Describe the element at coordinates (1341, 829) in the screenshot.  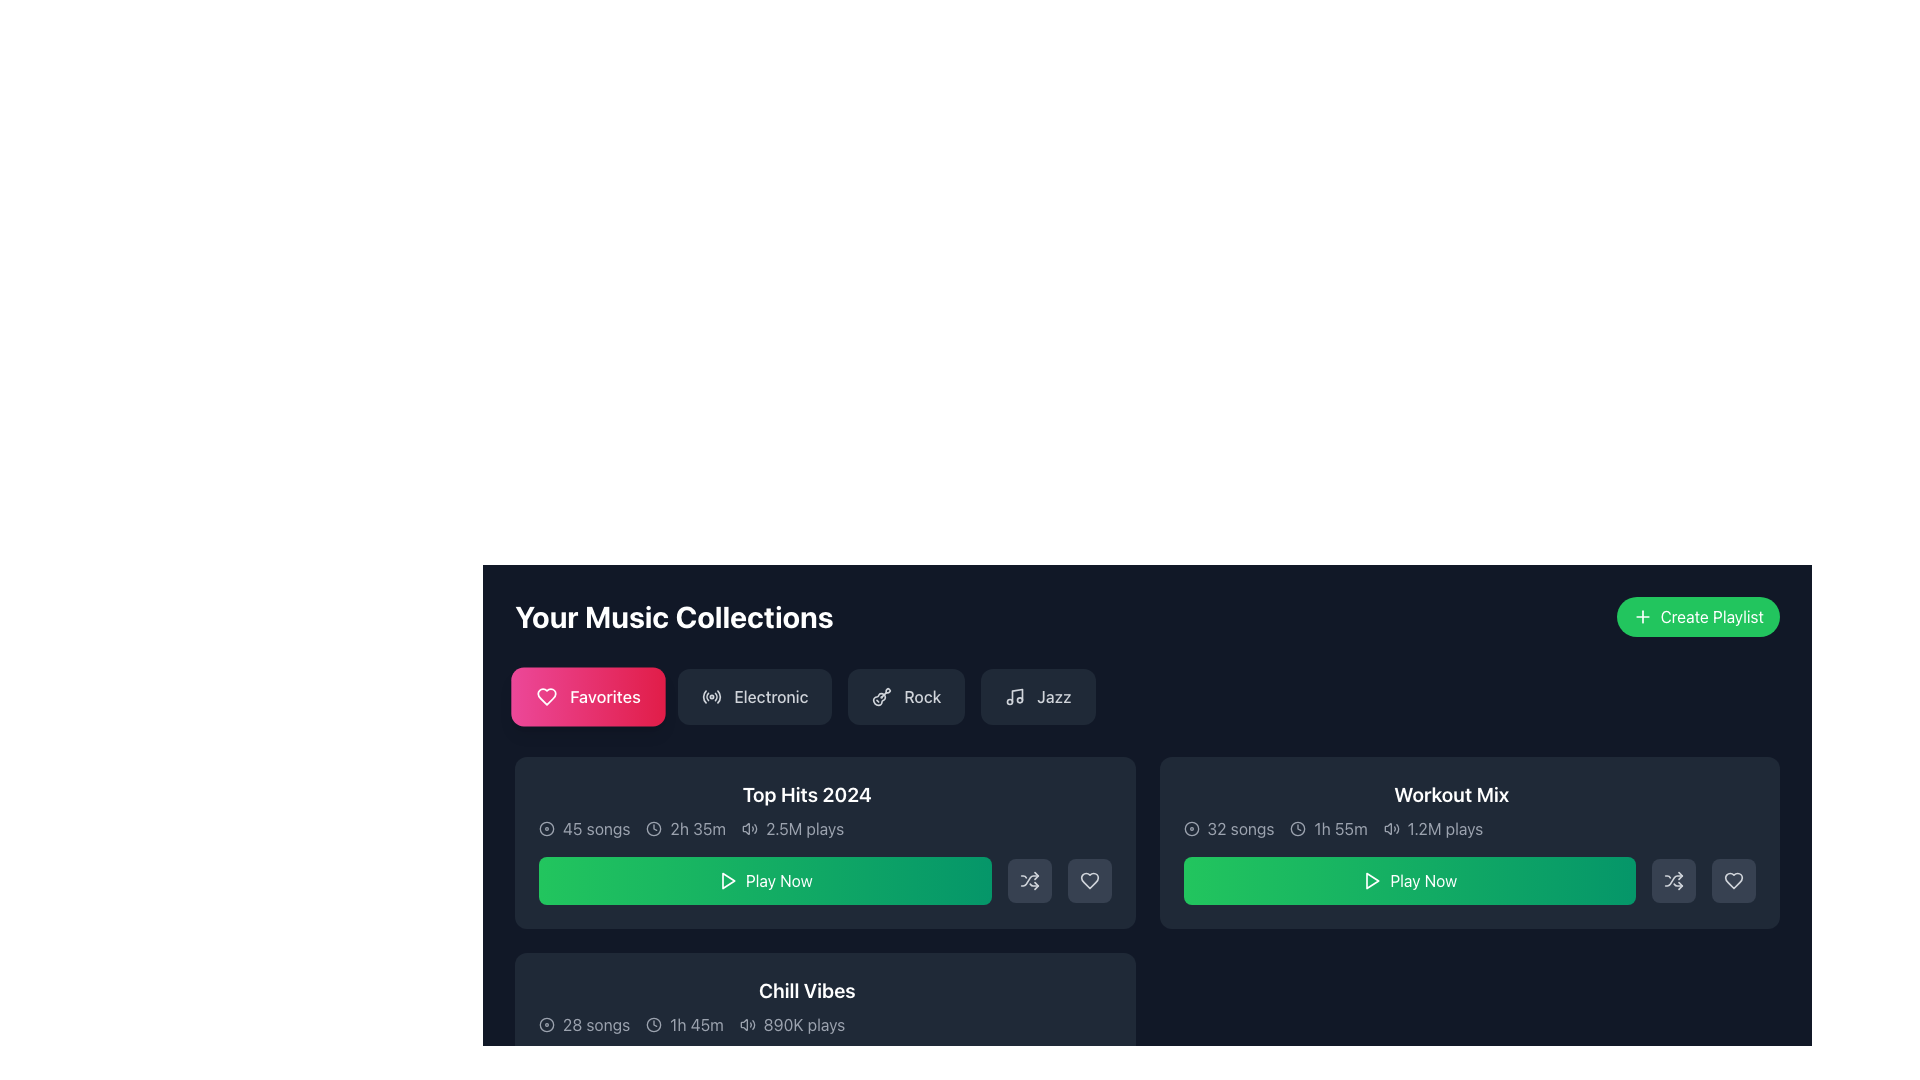
I see `the Text display that shows the duration '1h 55m' in the 'Workout Mix' card section, which is the second element from the left after the clock icon` at that location.